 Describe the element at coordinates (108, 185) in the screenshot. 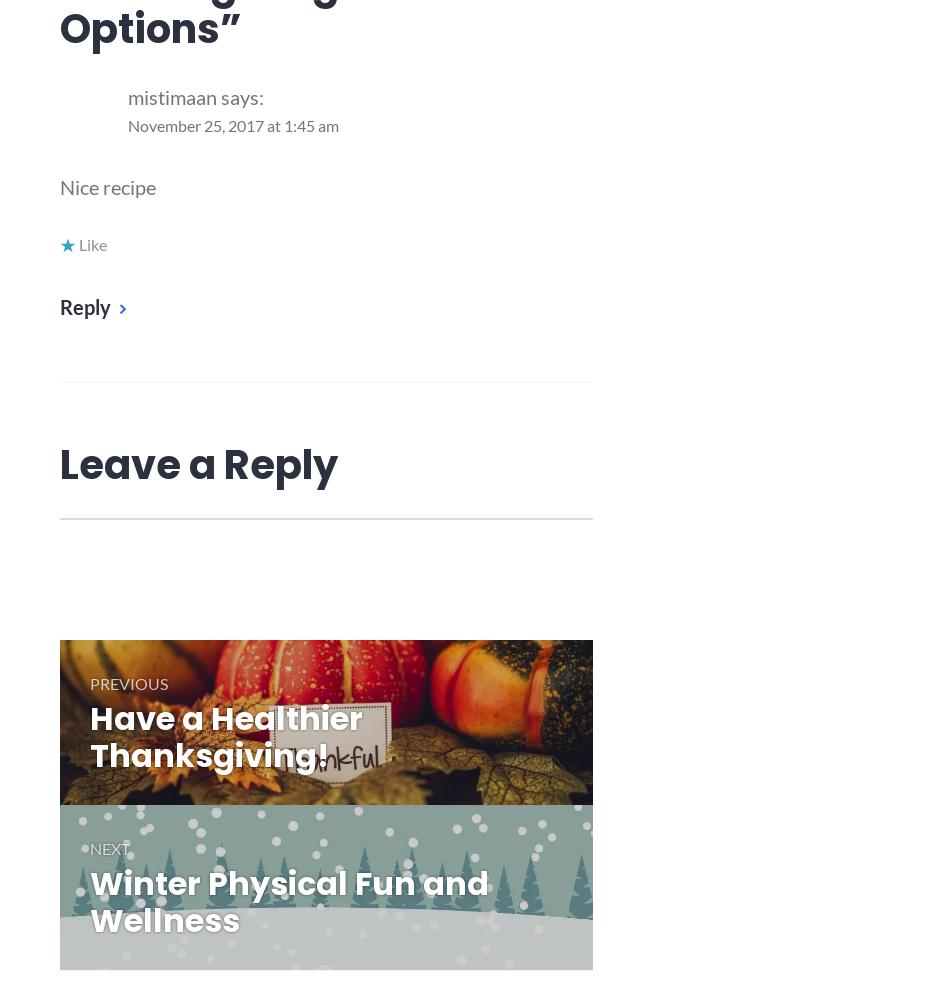

I see `'Nice recipe'` at that location.